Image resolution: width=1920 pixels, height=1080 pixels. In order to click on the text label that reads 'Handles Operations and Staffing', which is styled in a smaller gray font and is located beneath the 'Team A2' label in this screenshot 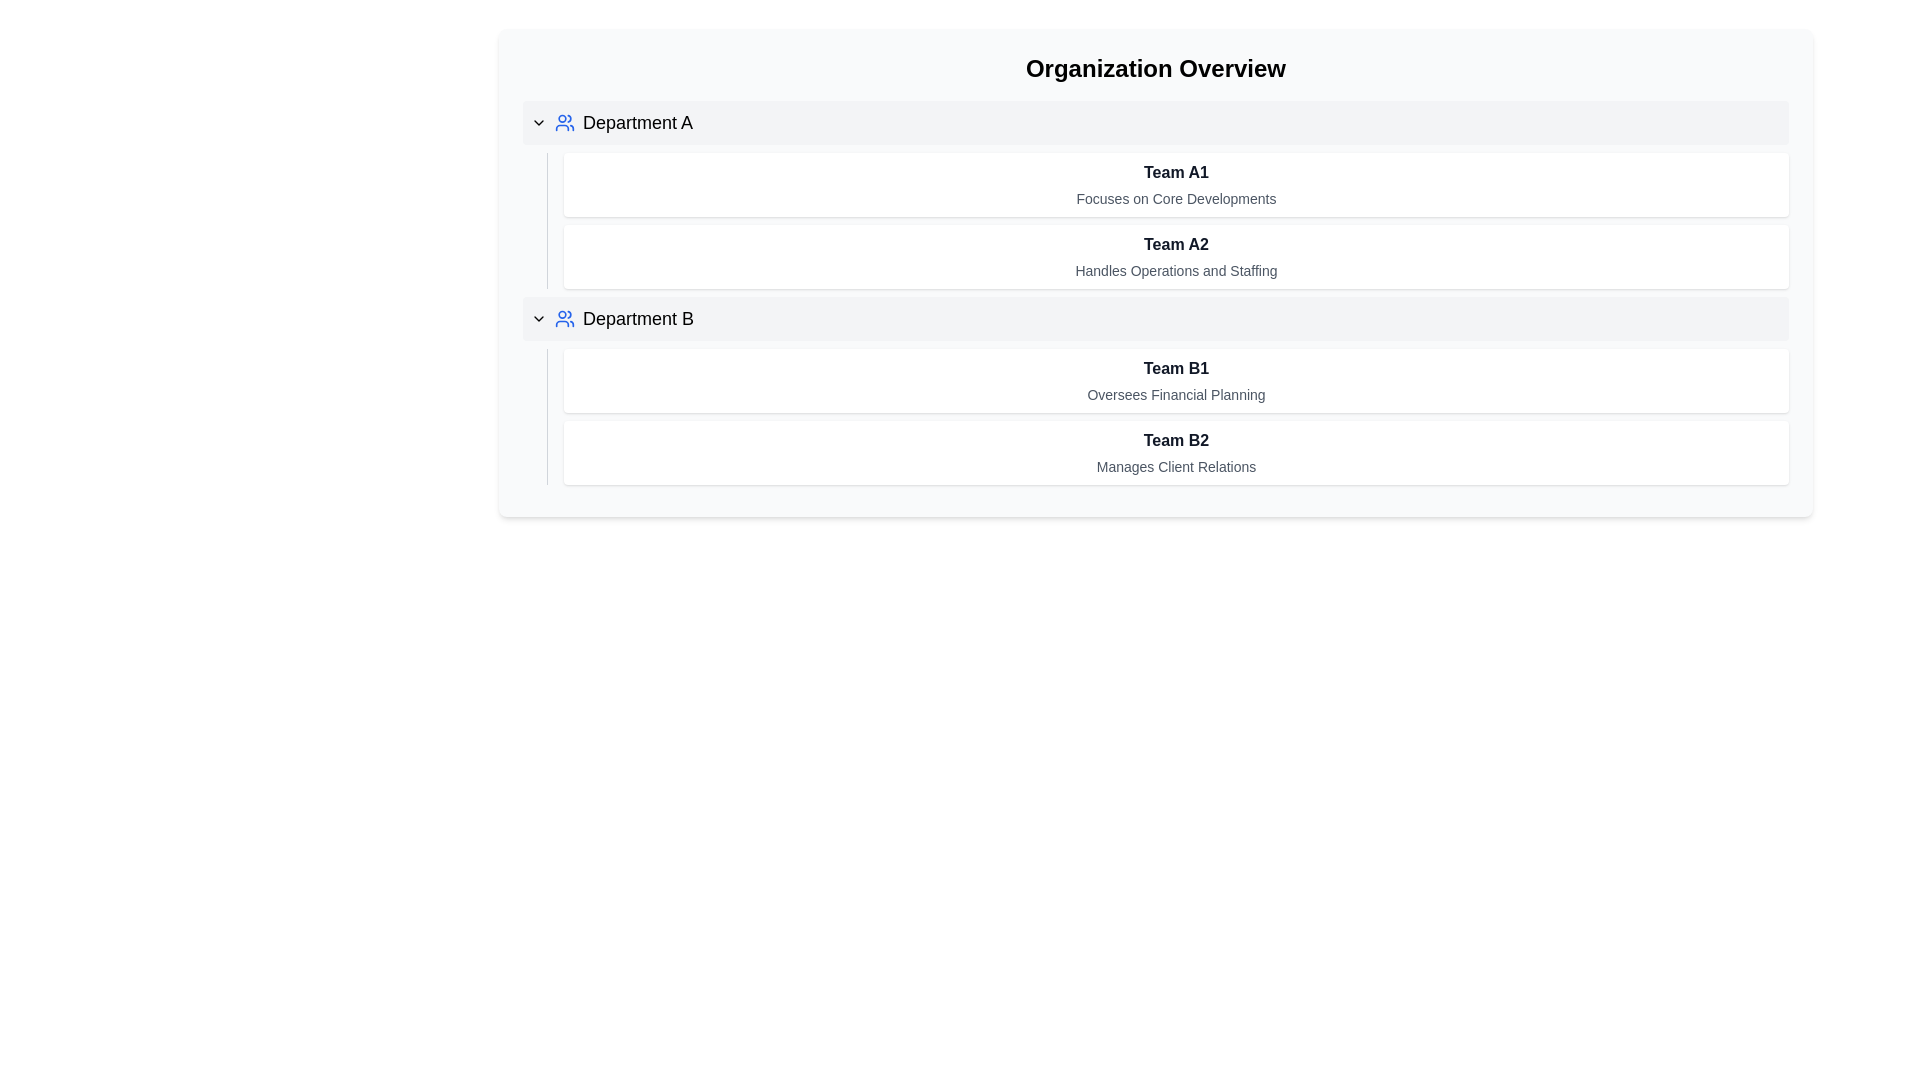, I will do `click(1176, 270)`.